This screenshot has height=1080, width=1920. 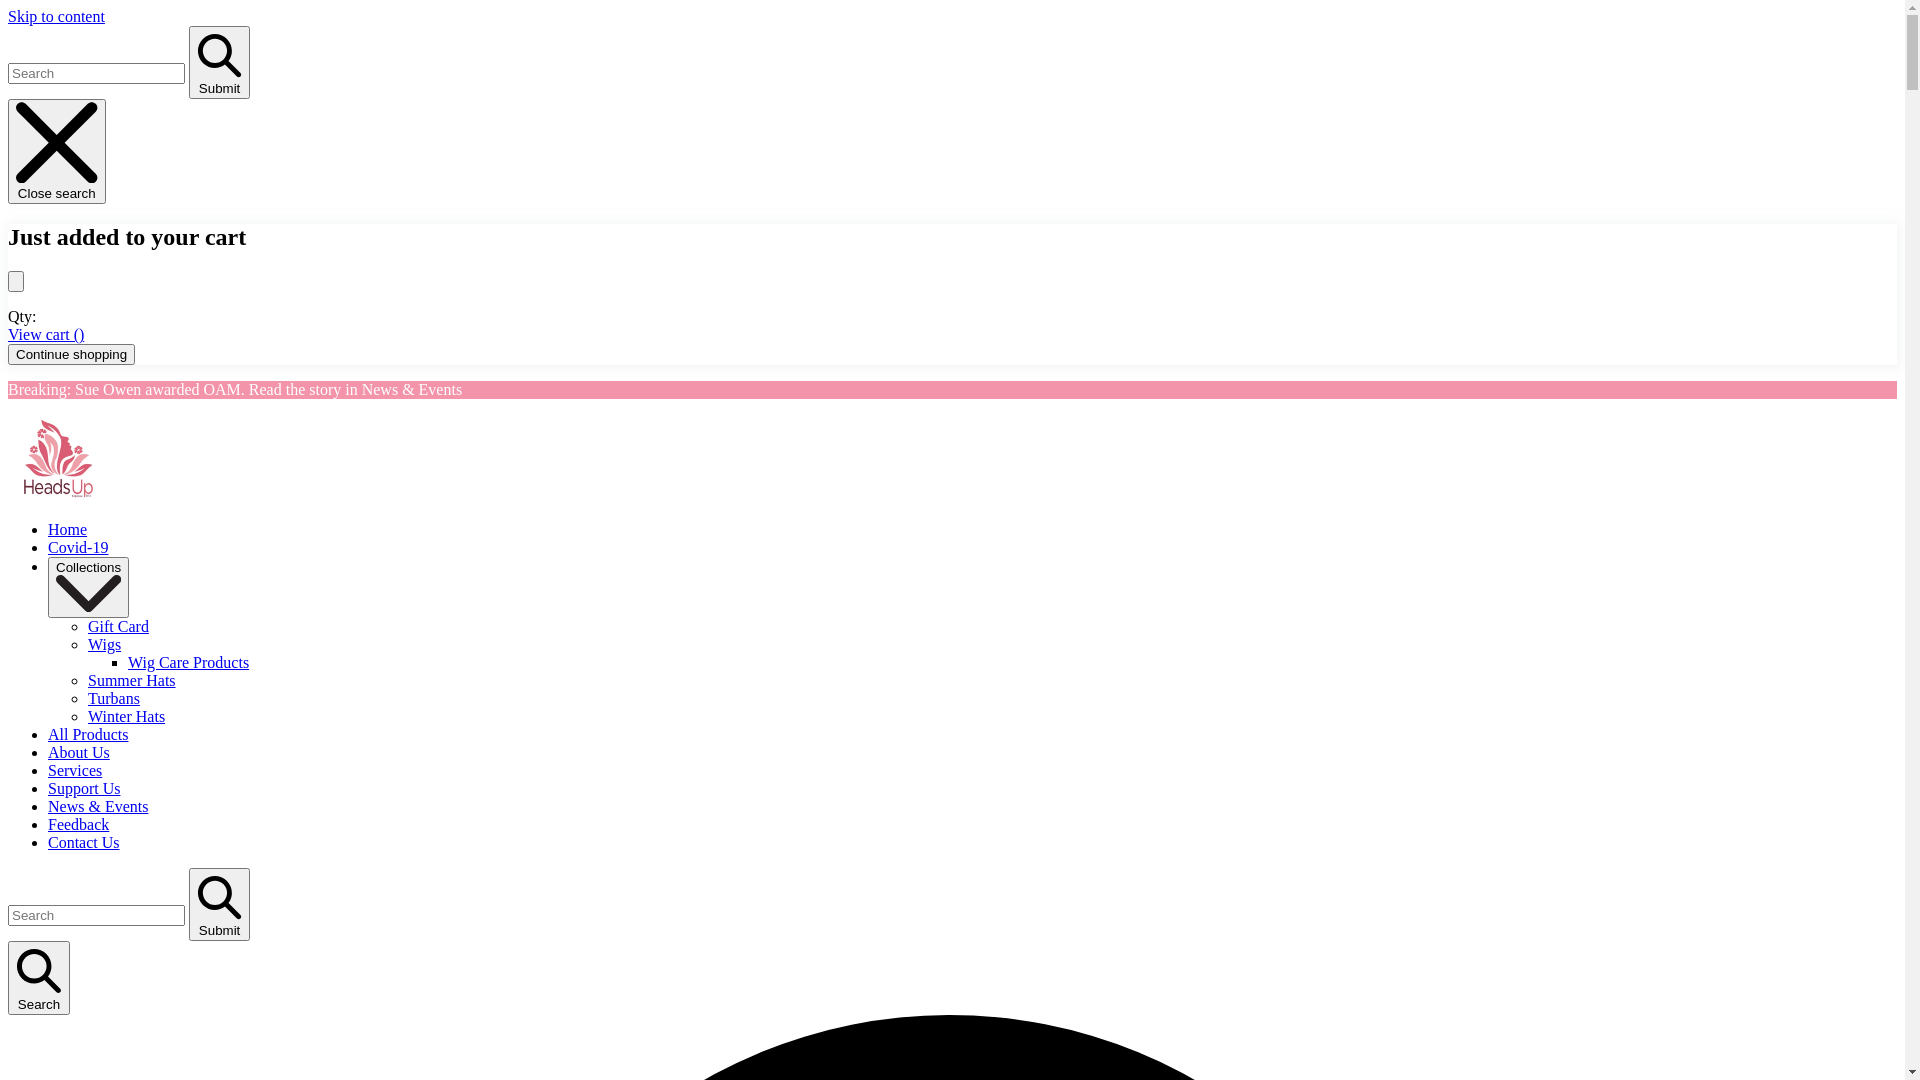 I want to click on 'Gift Card', so click(x=86, y=625).